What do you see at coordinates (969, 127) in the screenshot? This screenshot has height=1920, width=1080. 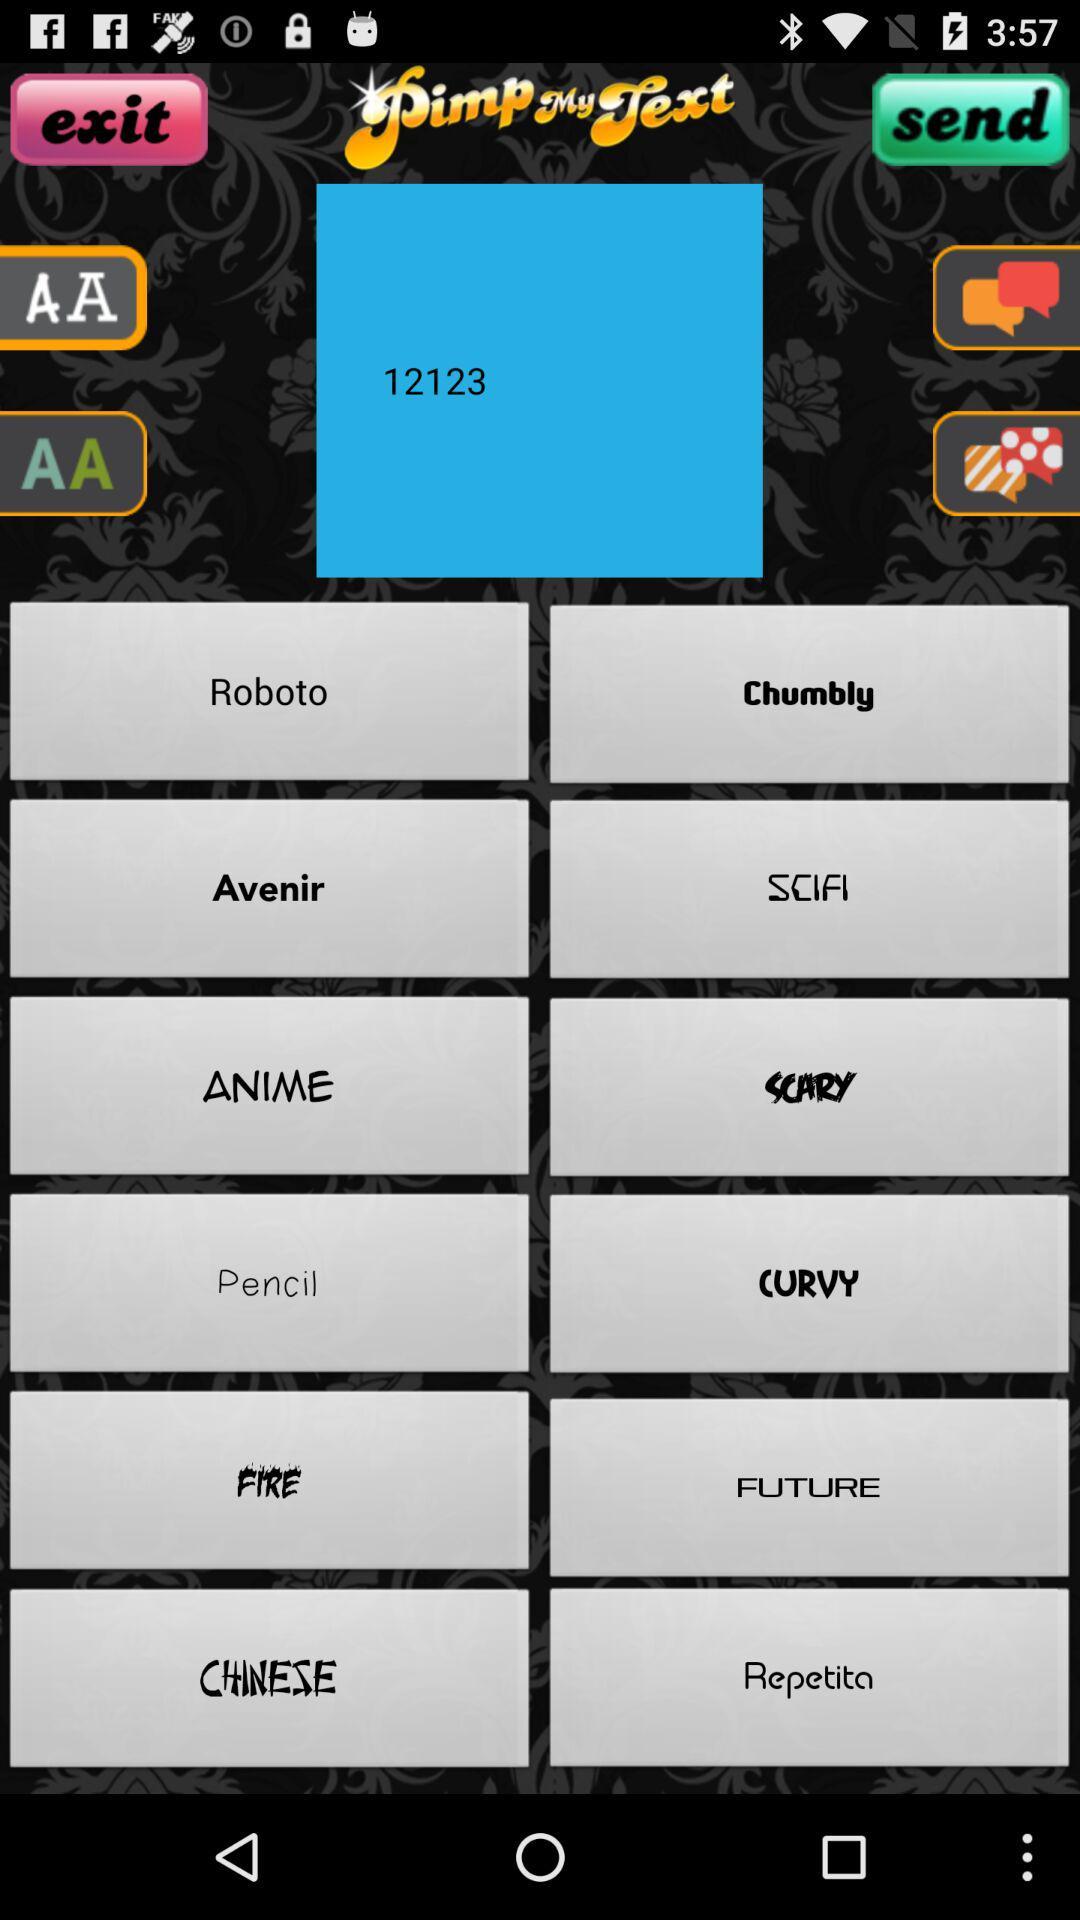 I see `the sliders icon` at bounding box center [969, 127].